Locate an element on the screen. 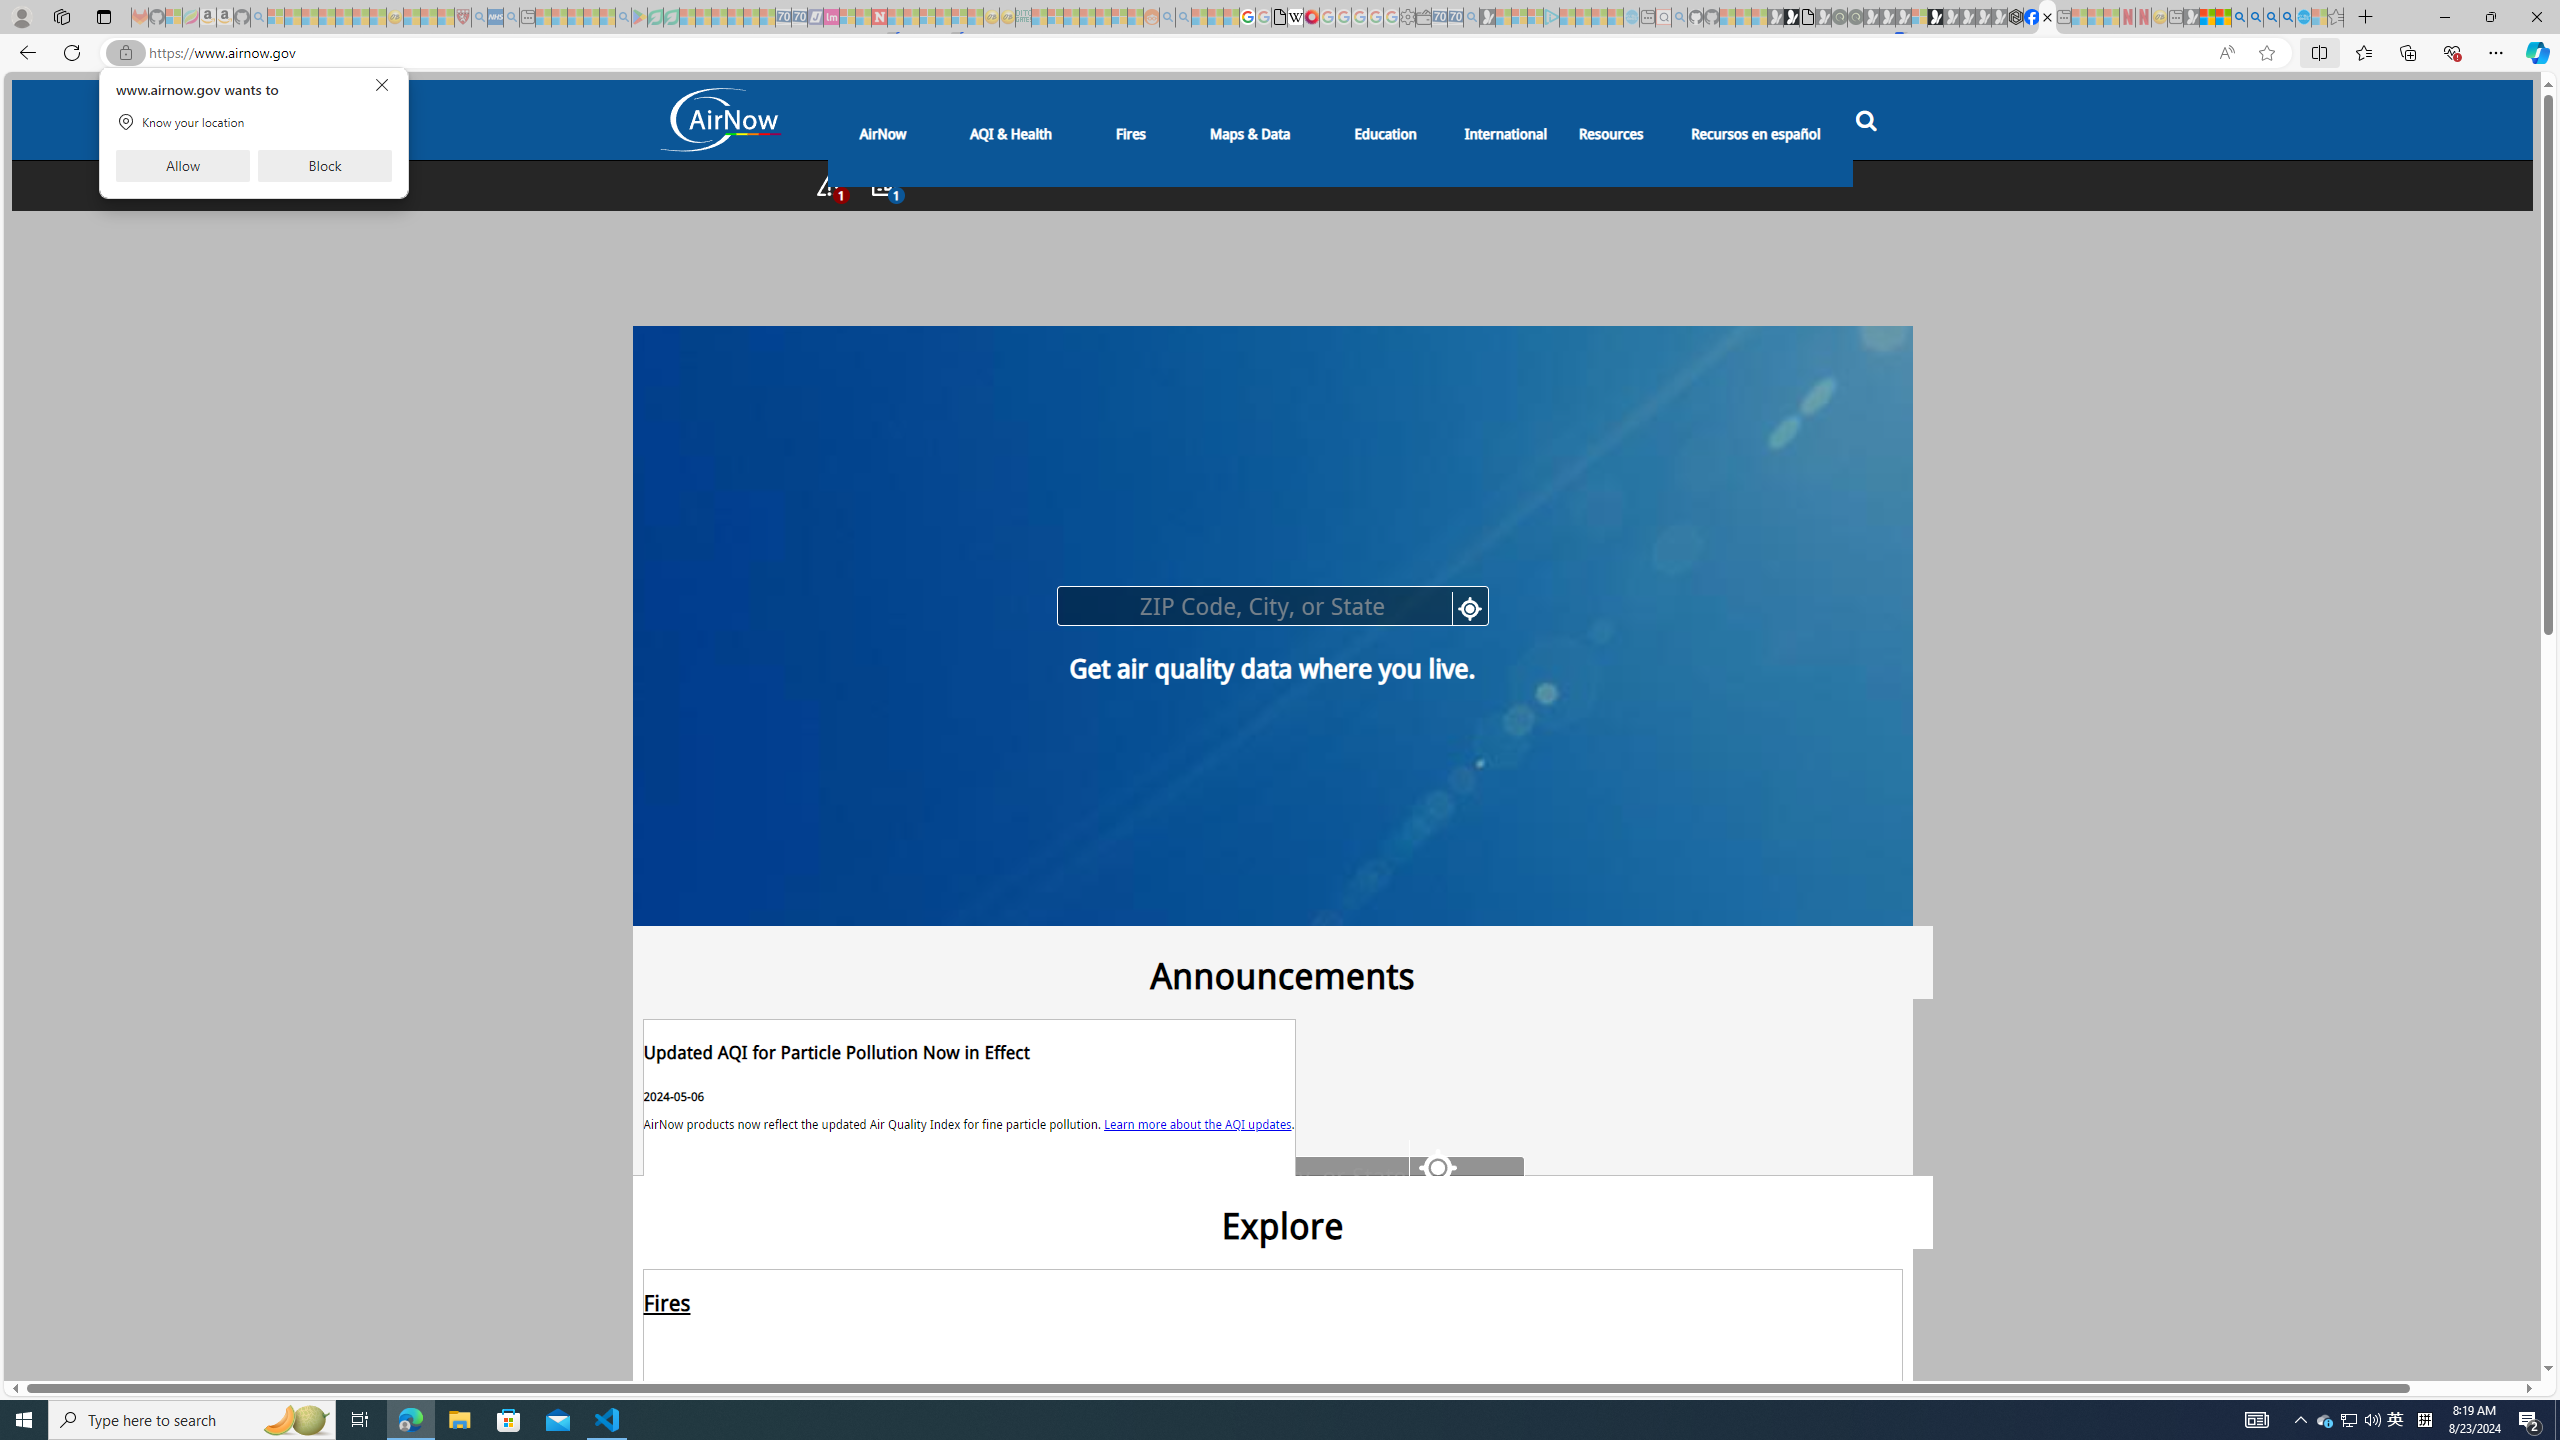  'Services - Maintenance | Sky Blue Bikes - Sky Blue Bikes' is located at coordinates (2302, 16).